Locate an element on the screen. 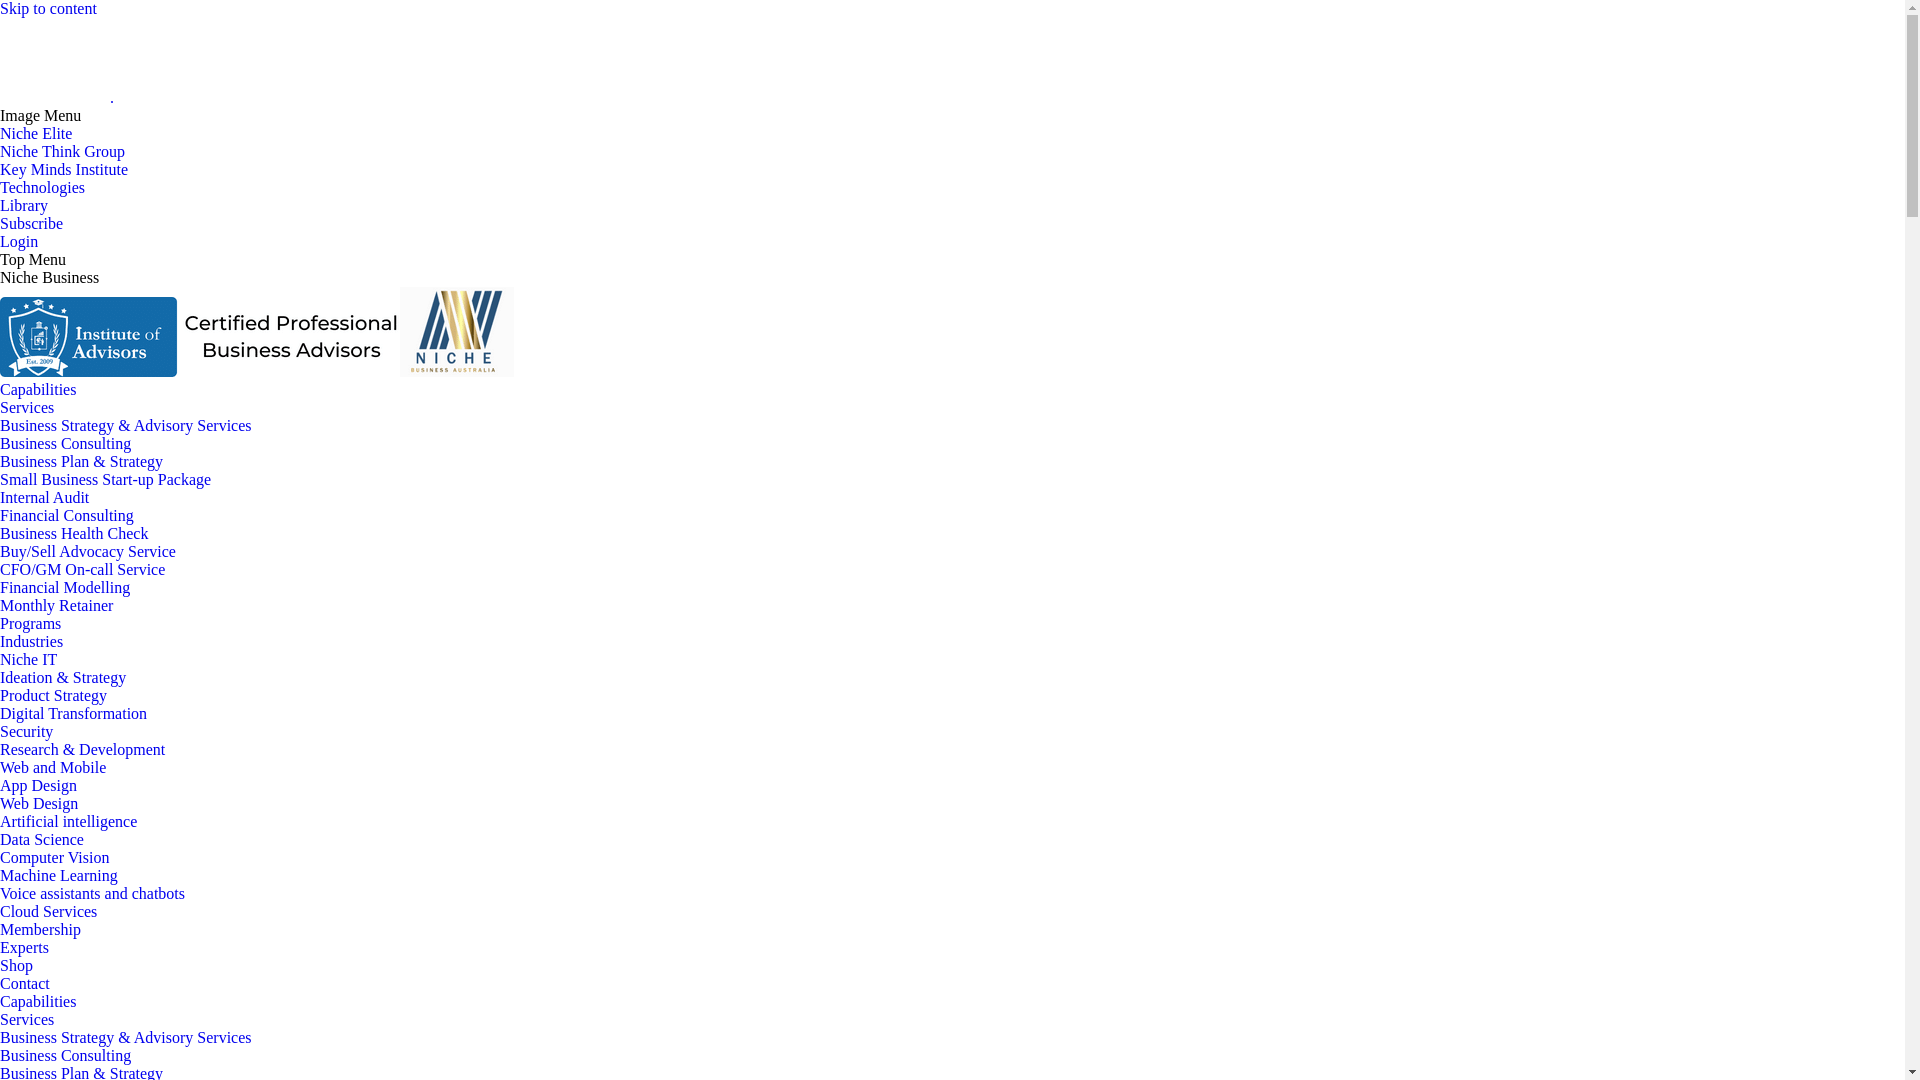 The image size is (1920, 1080). 'Business Strategy & Advisory Services' is located at coordinates (124, 424).